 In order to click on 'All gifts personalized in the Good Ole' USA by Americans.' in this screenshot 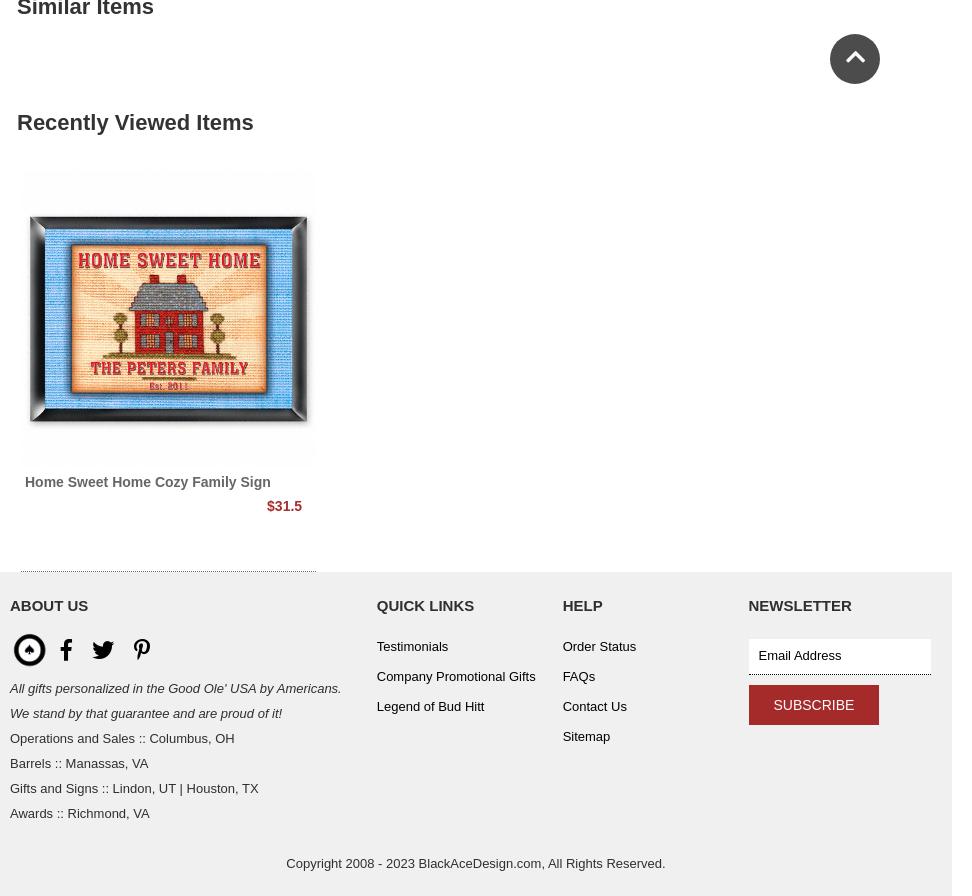, I will do `click(175, 688)`.